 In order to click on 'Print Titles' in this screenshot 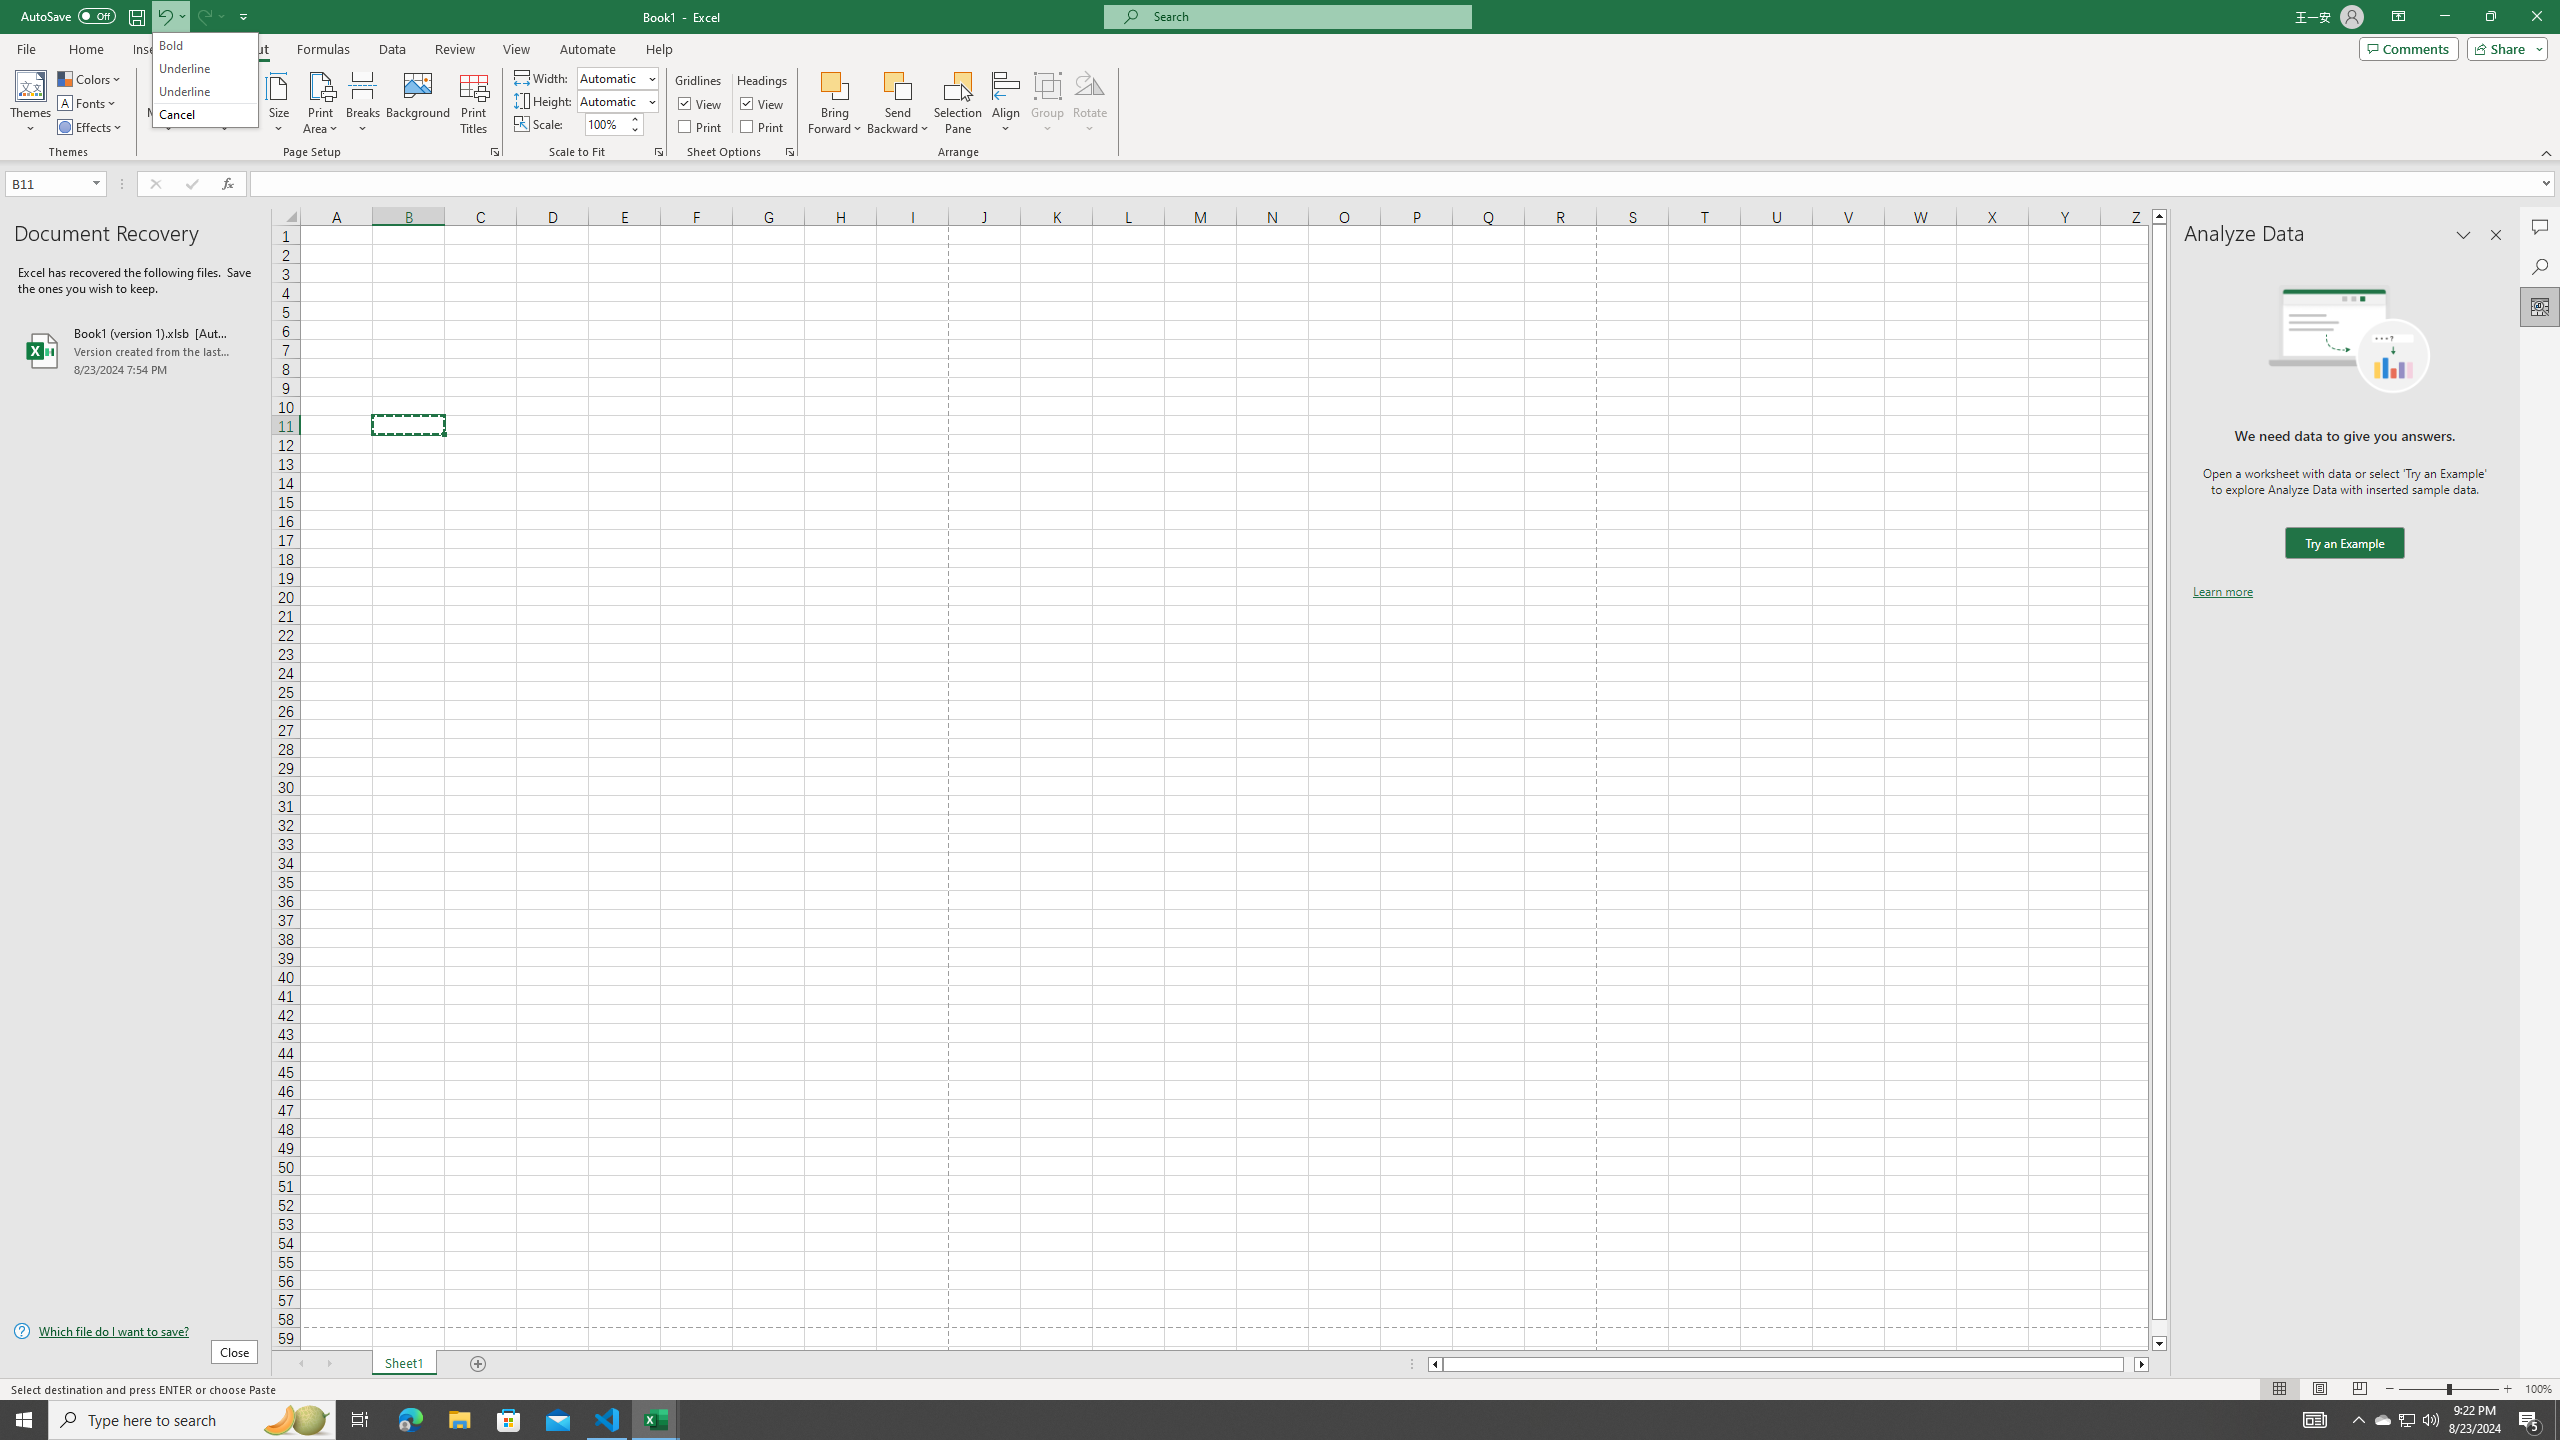, I will do `click(472, 103)`.